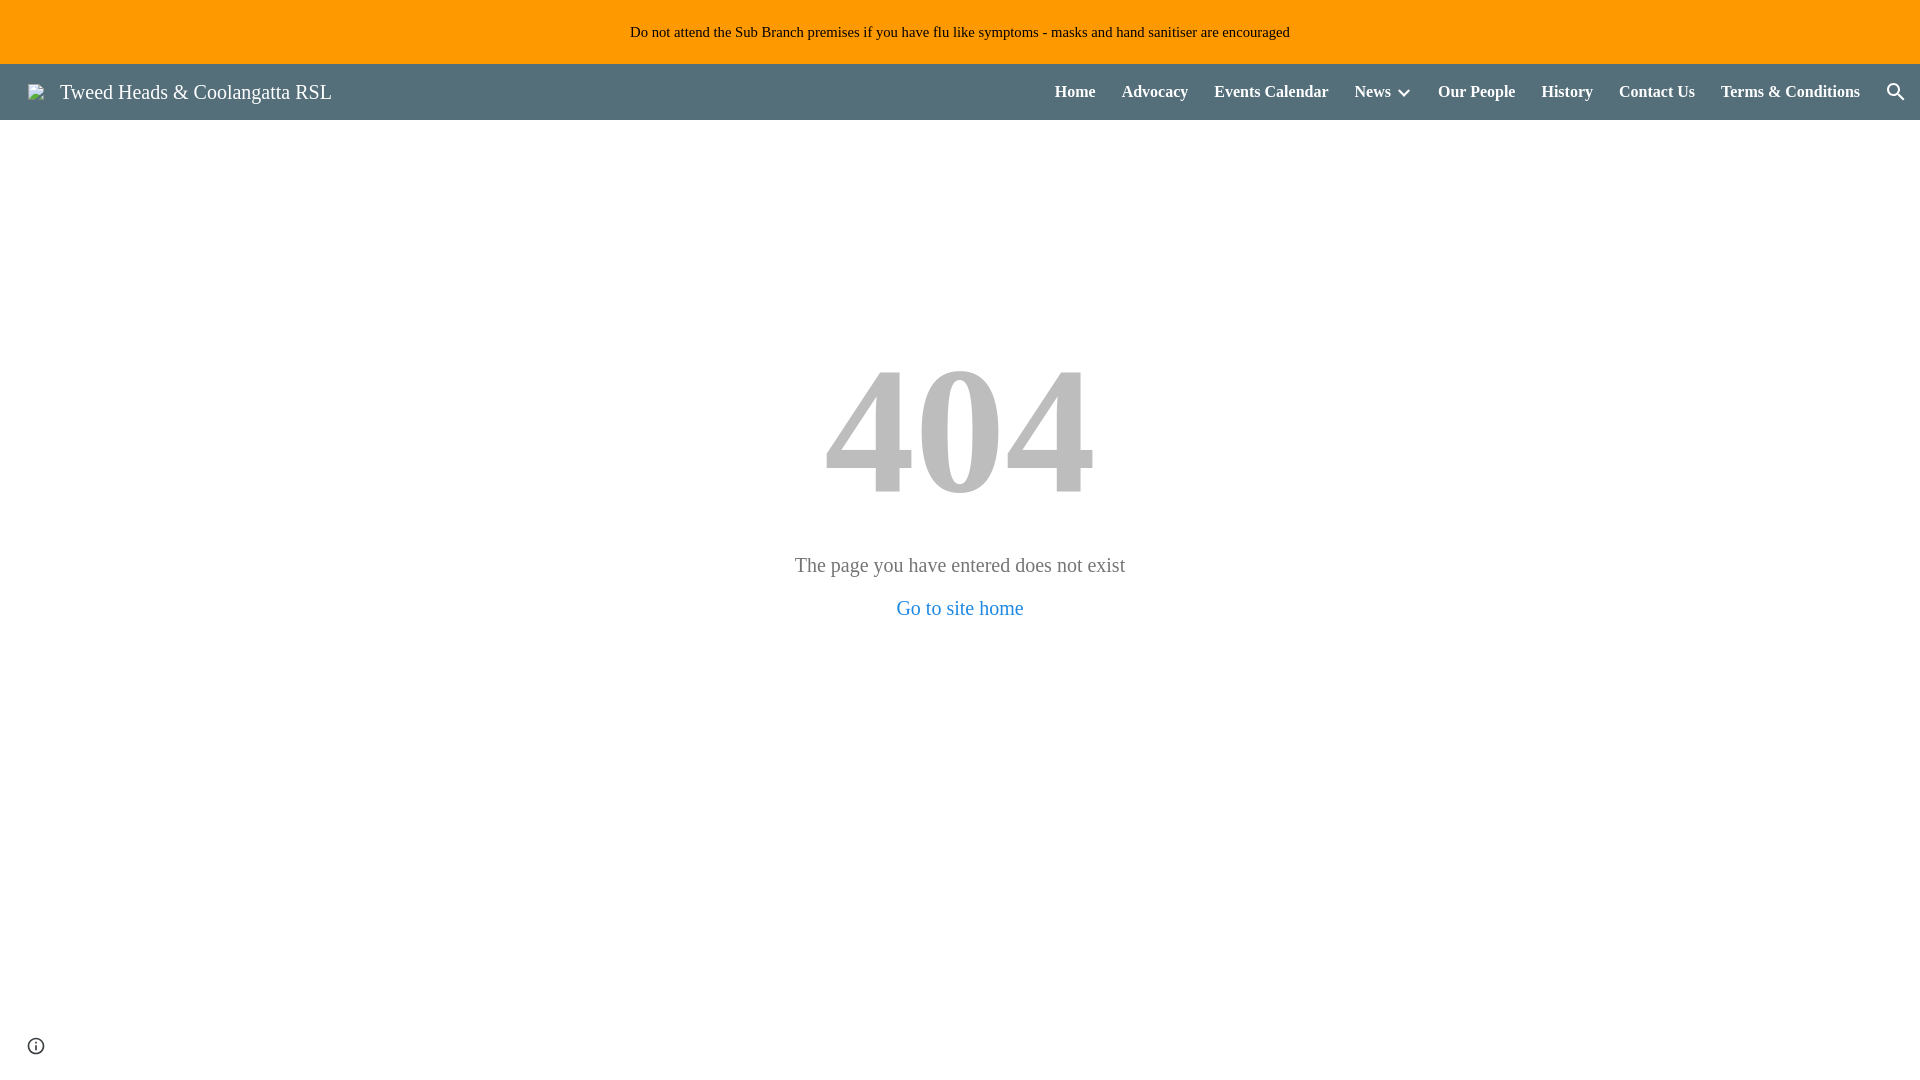 This screenshot has height=1080, width=1920. I want to click on 'Expand/Collapse', so click(1392, 92).